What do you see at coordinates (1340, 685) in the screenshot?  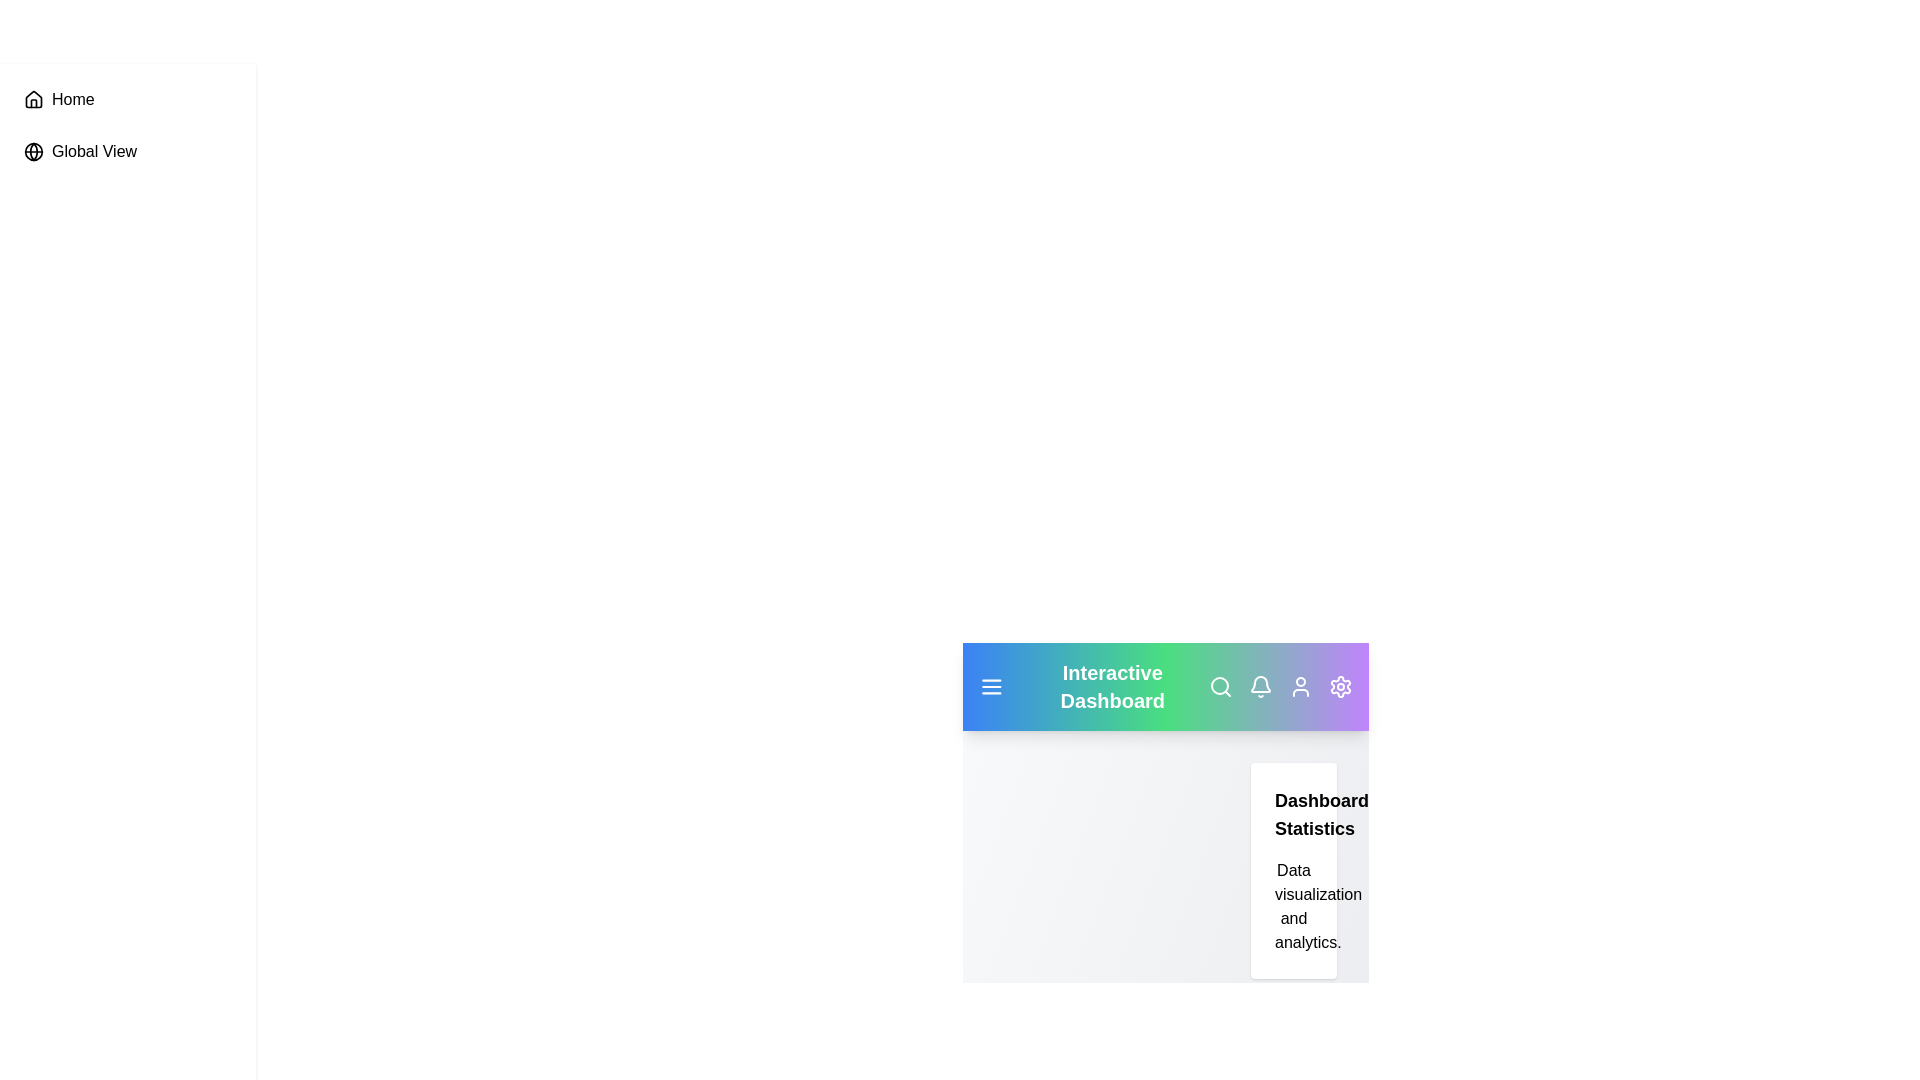 I see `the settings icon to open the application settings` at bounding box center [1340, 685].